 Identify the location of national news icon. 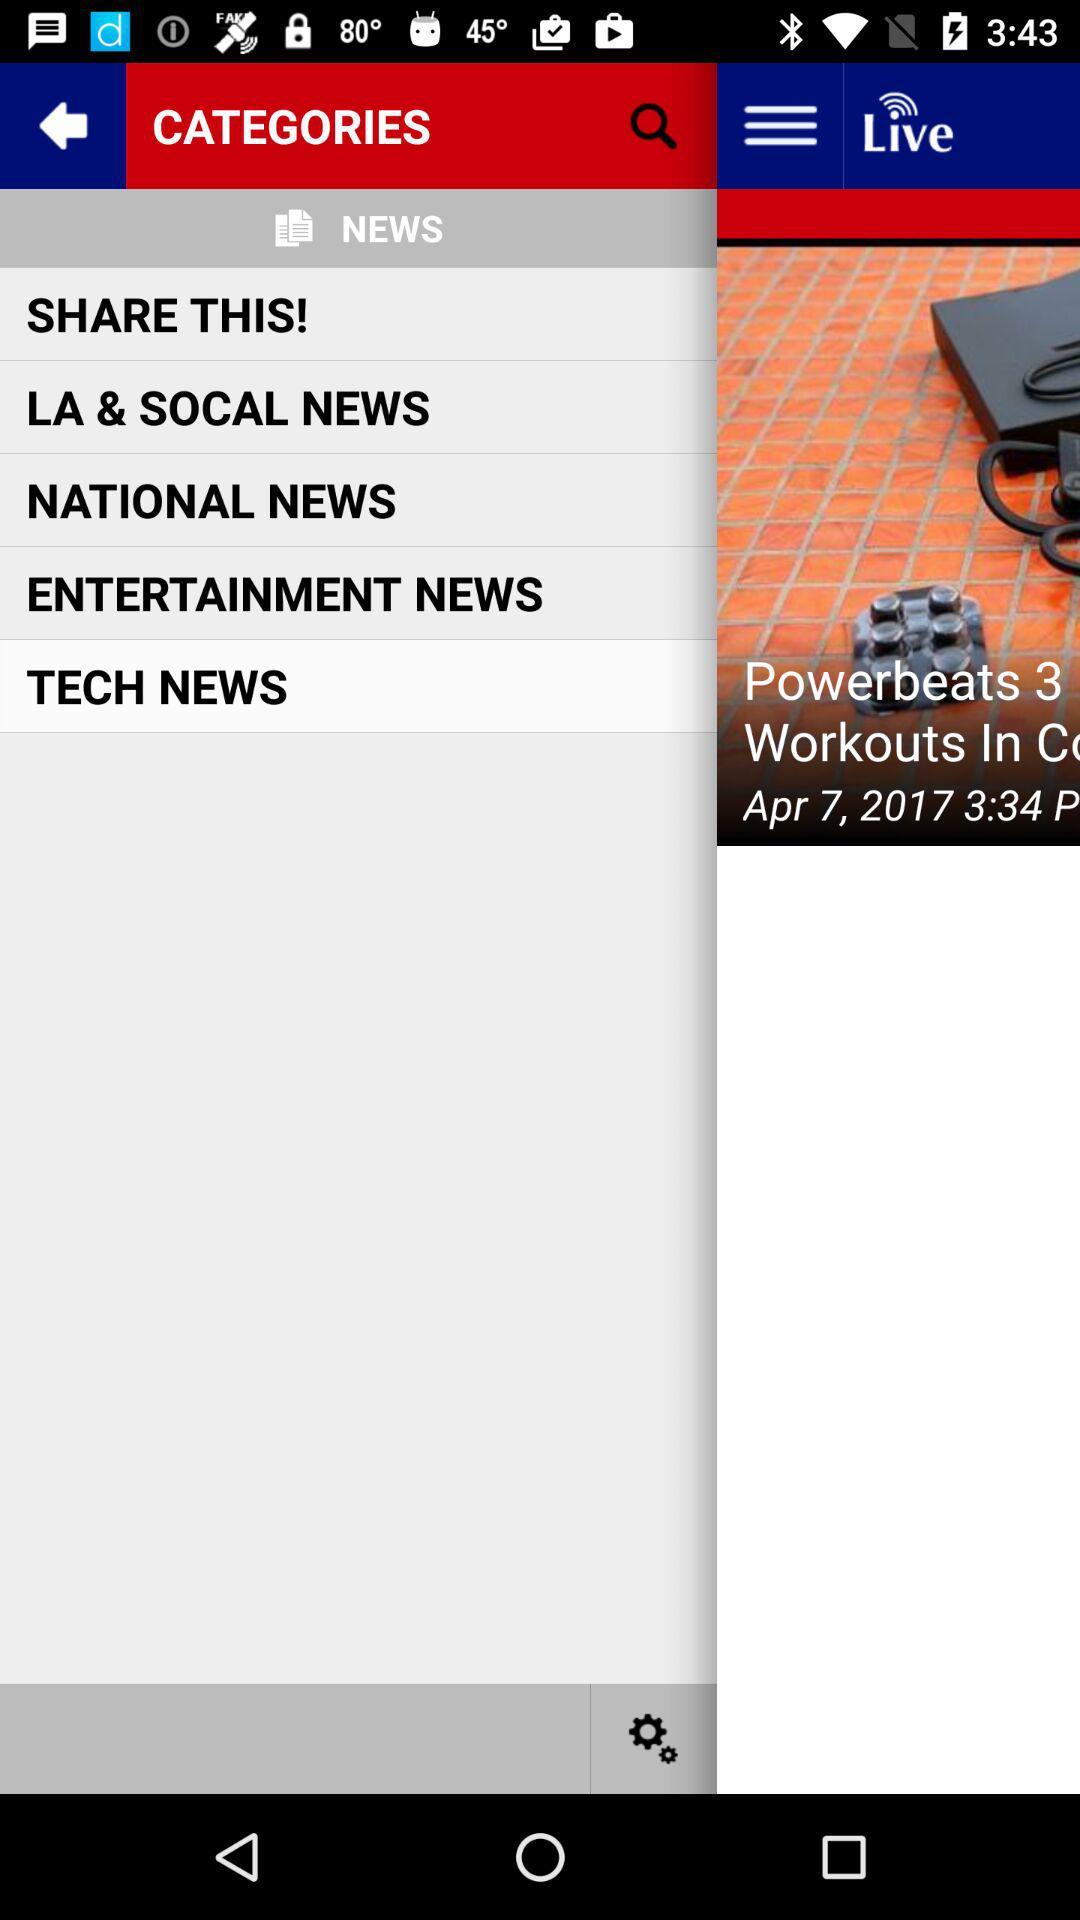
(211, 499).